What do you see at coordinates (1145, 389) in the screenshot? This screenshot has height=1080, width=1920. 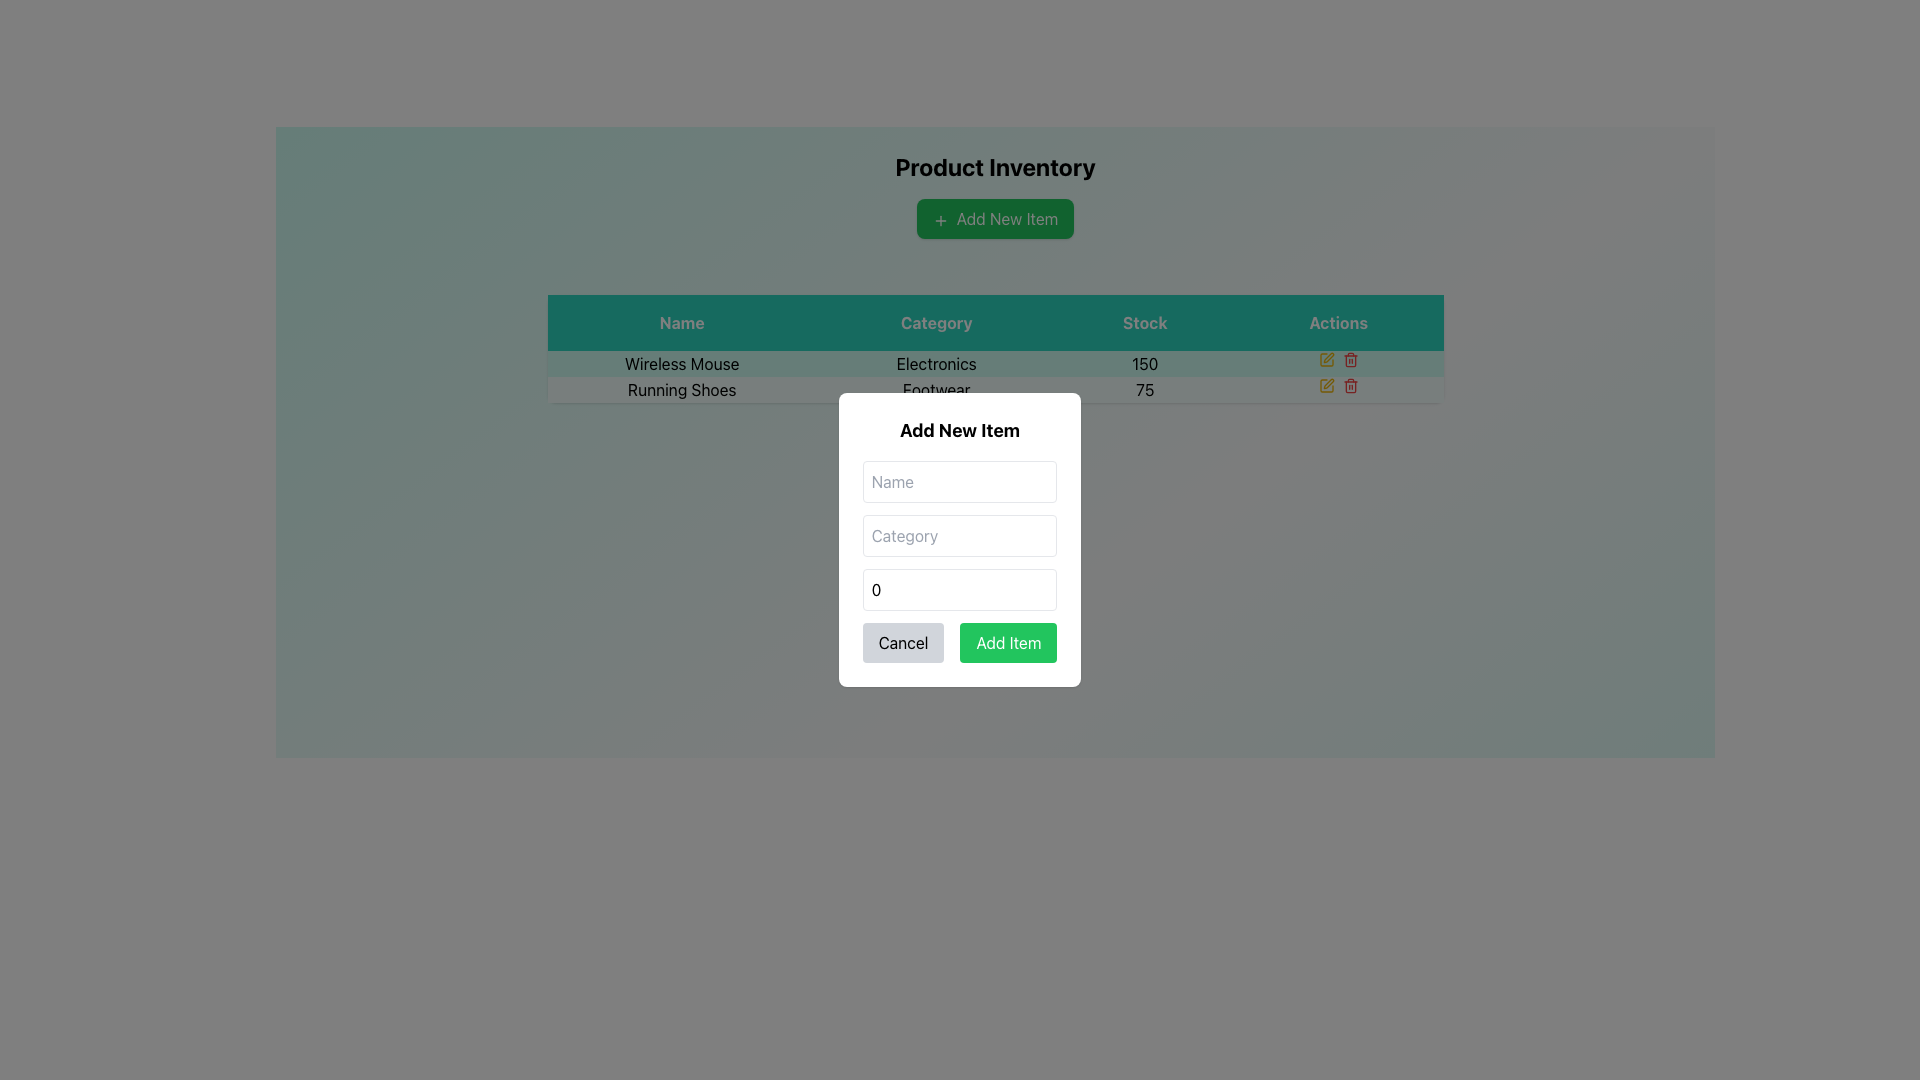 I see `the text displaying the numeric value '75' in the 'Stock' column of the 'Running Shoes' row` at bounding box center [1145, 389].